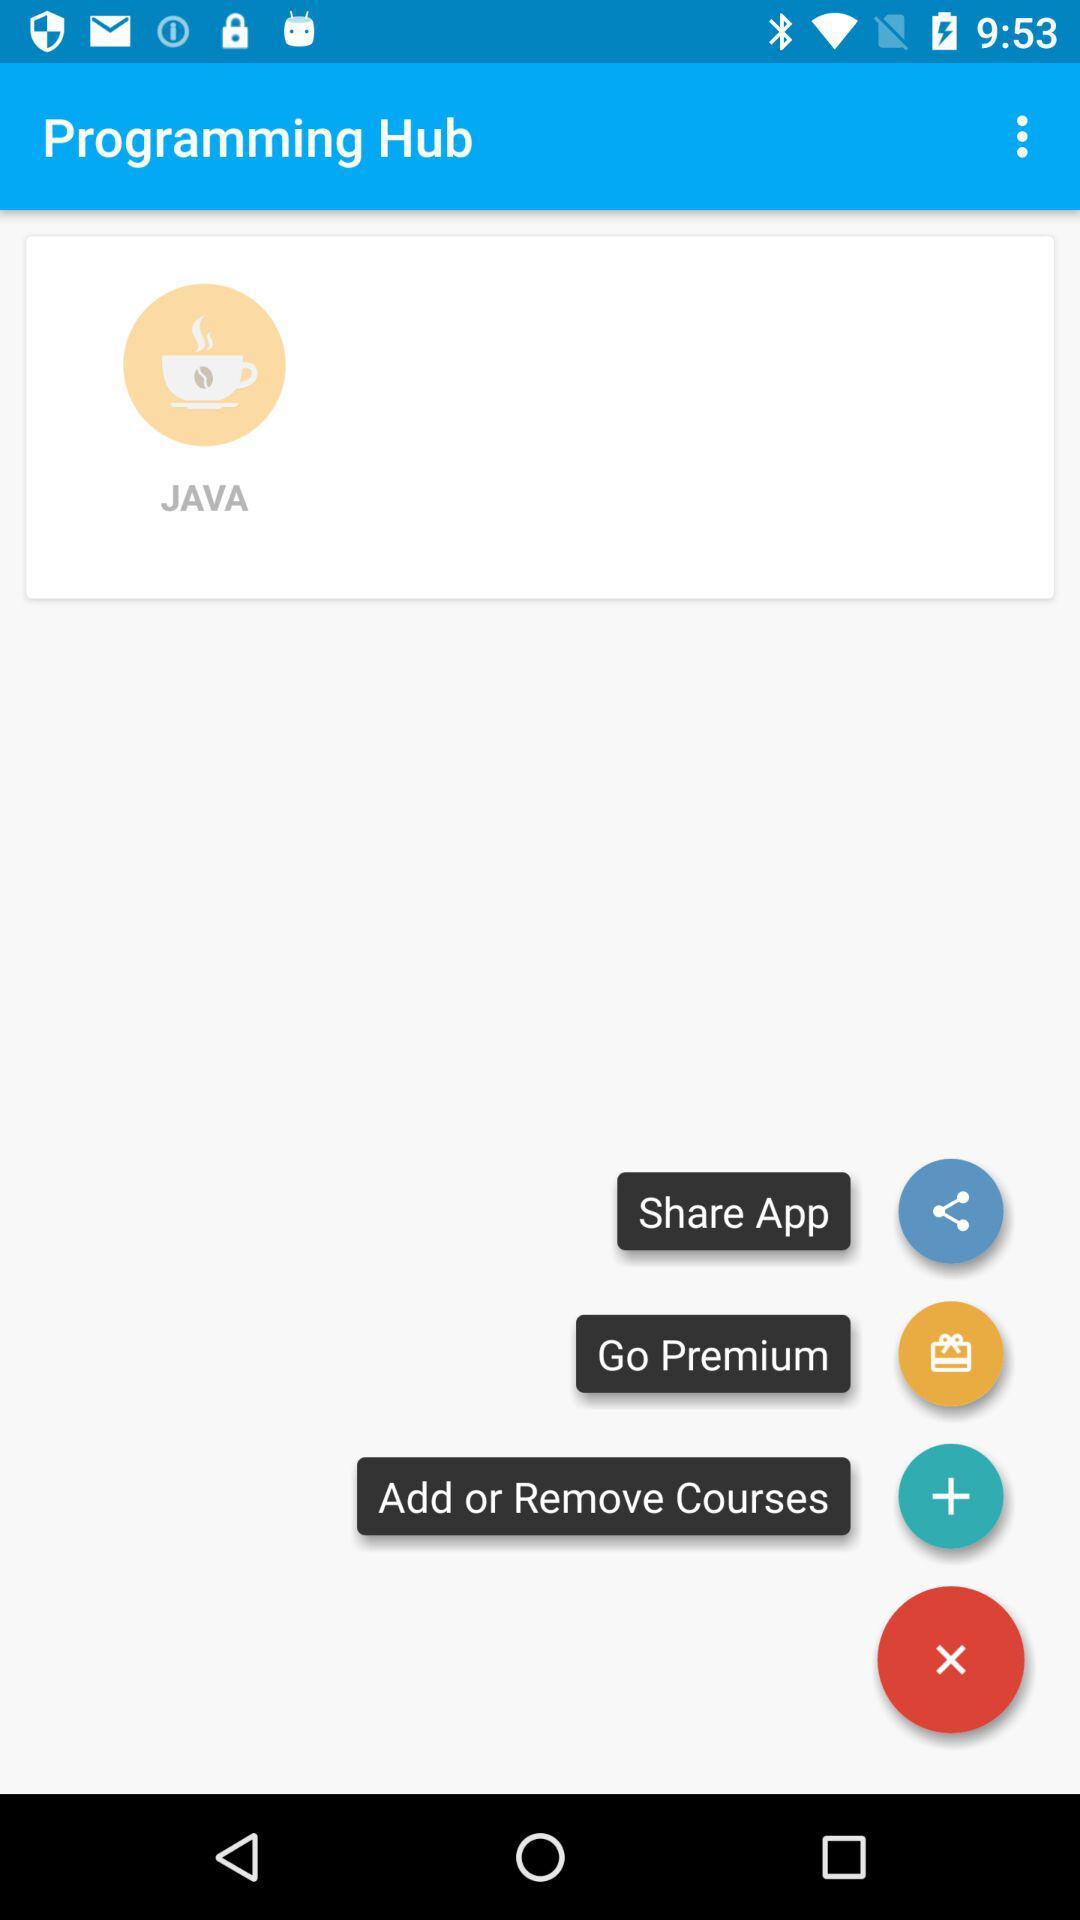 The height and width of the screenshot is (1920, 1080). Describe the element at coordinates (950, 1353) in the screenshot. I see `premium offerings` at that location.